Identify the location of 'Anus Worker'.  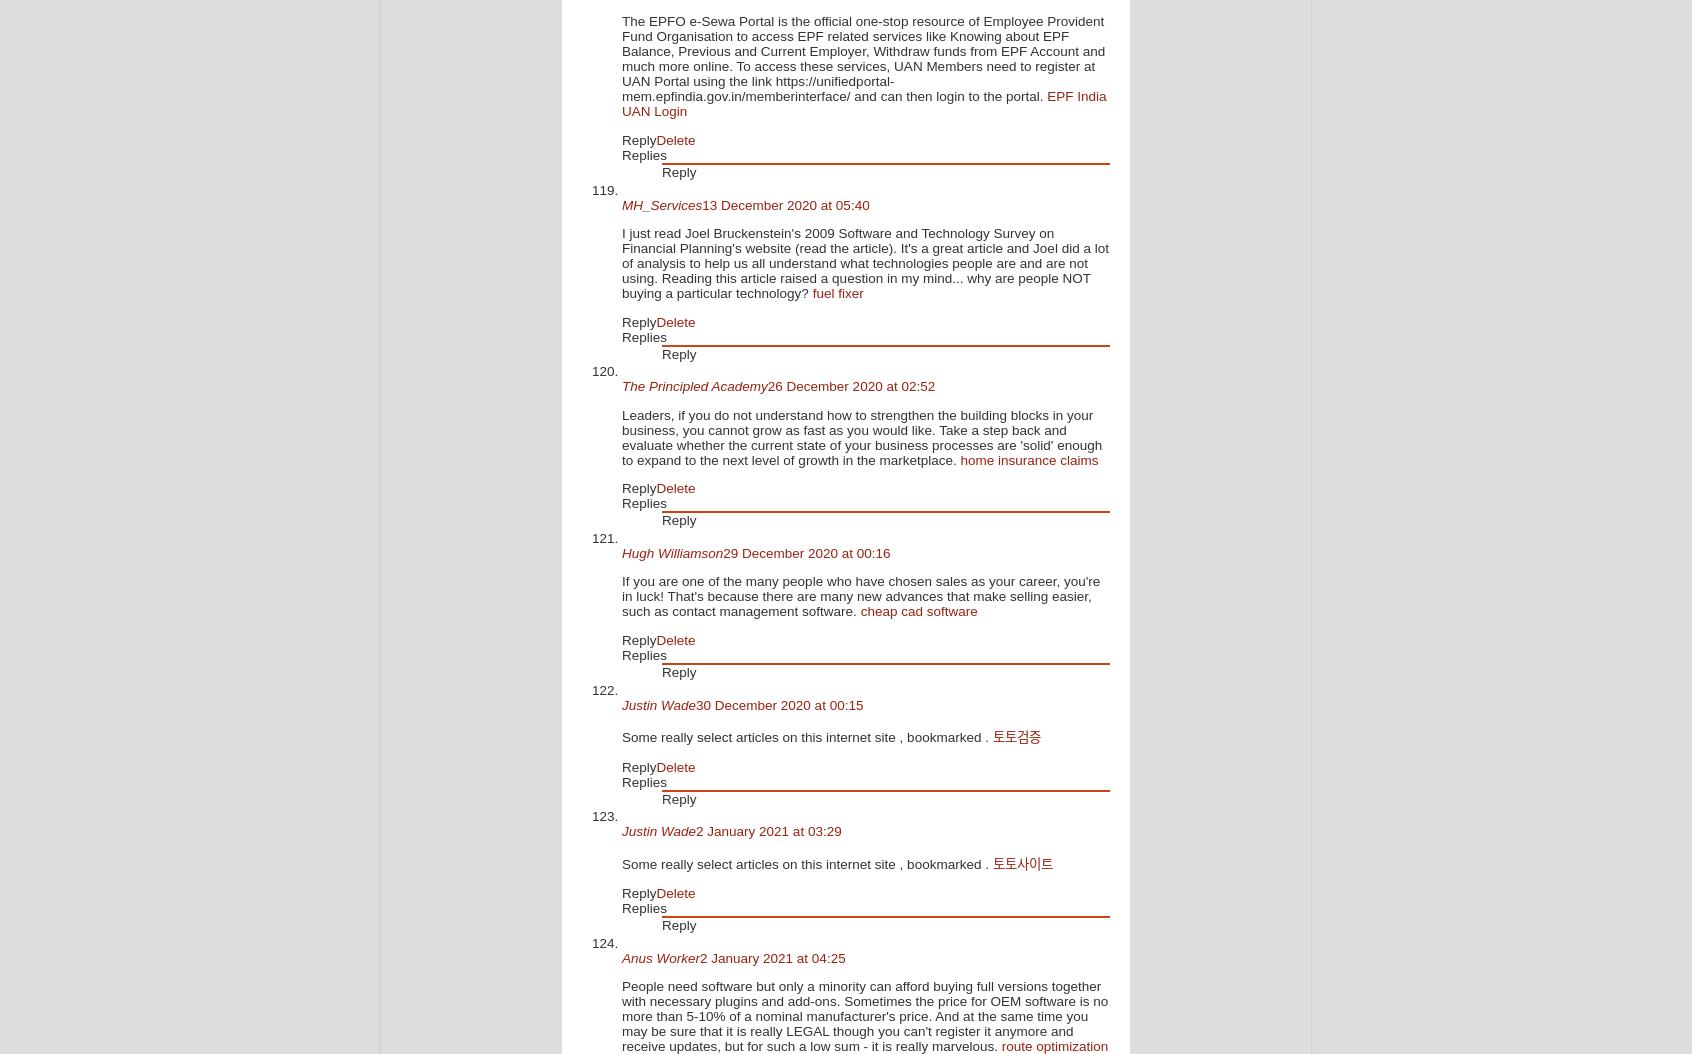
(620, 957).